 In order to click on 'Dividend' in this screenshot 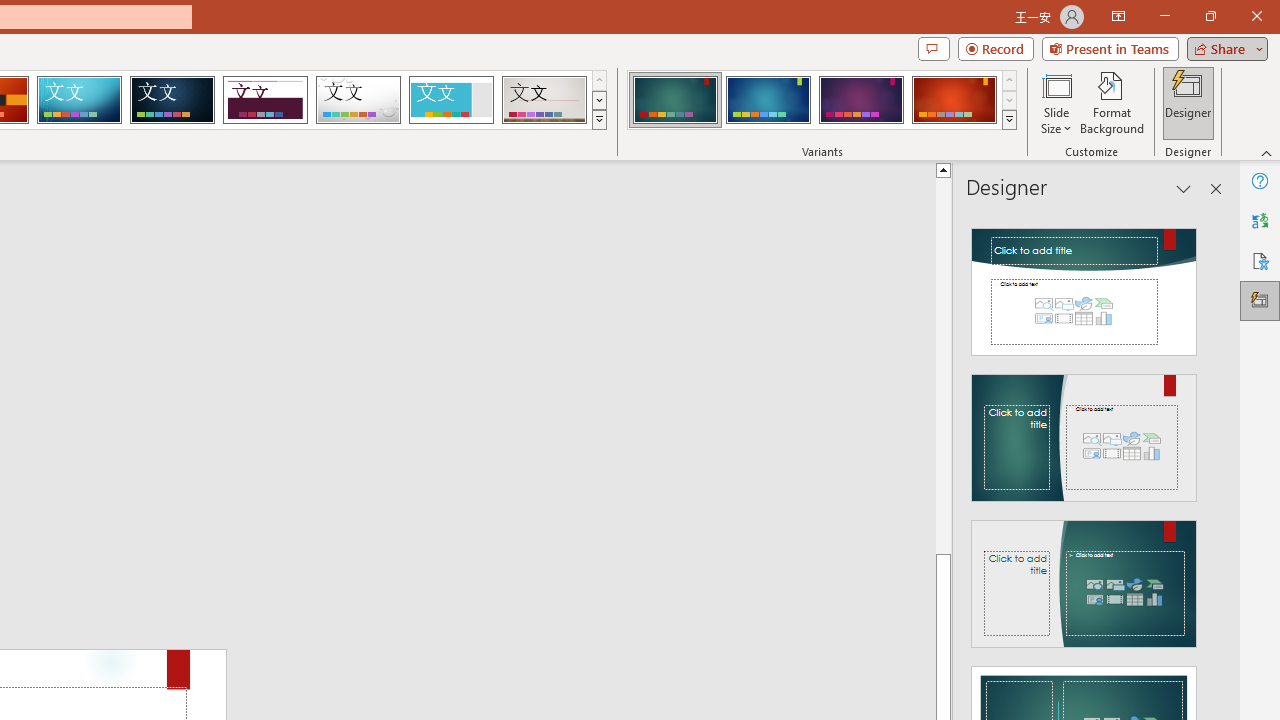, I will do `click(264, 100)`.